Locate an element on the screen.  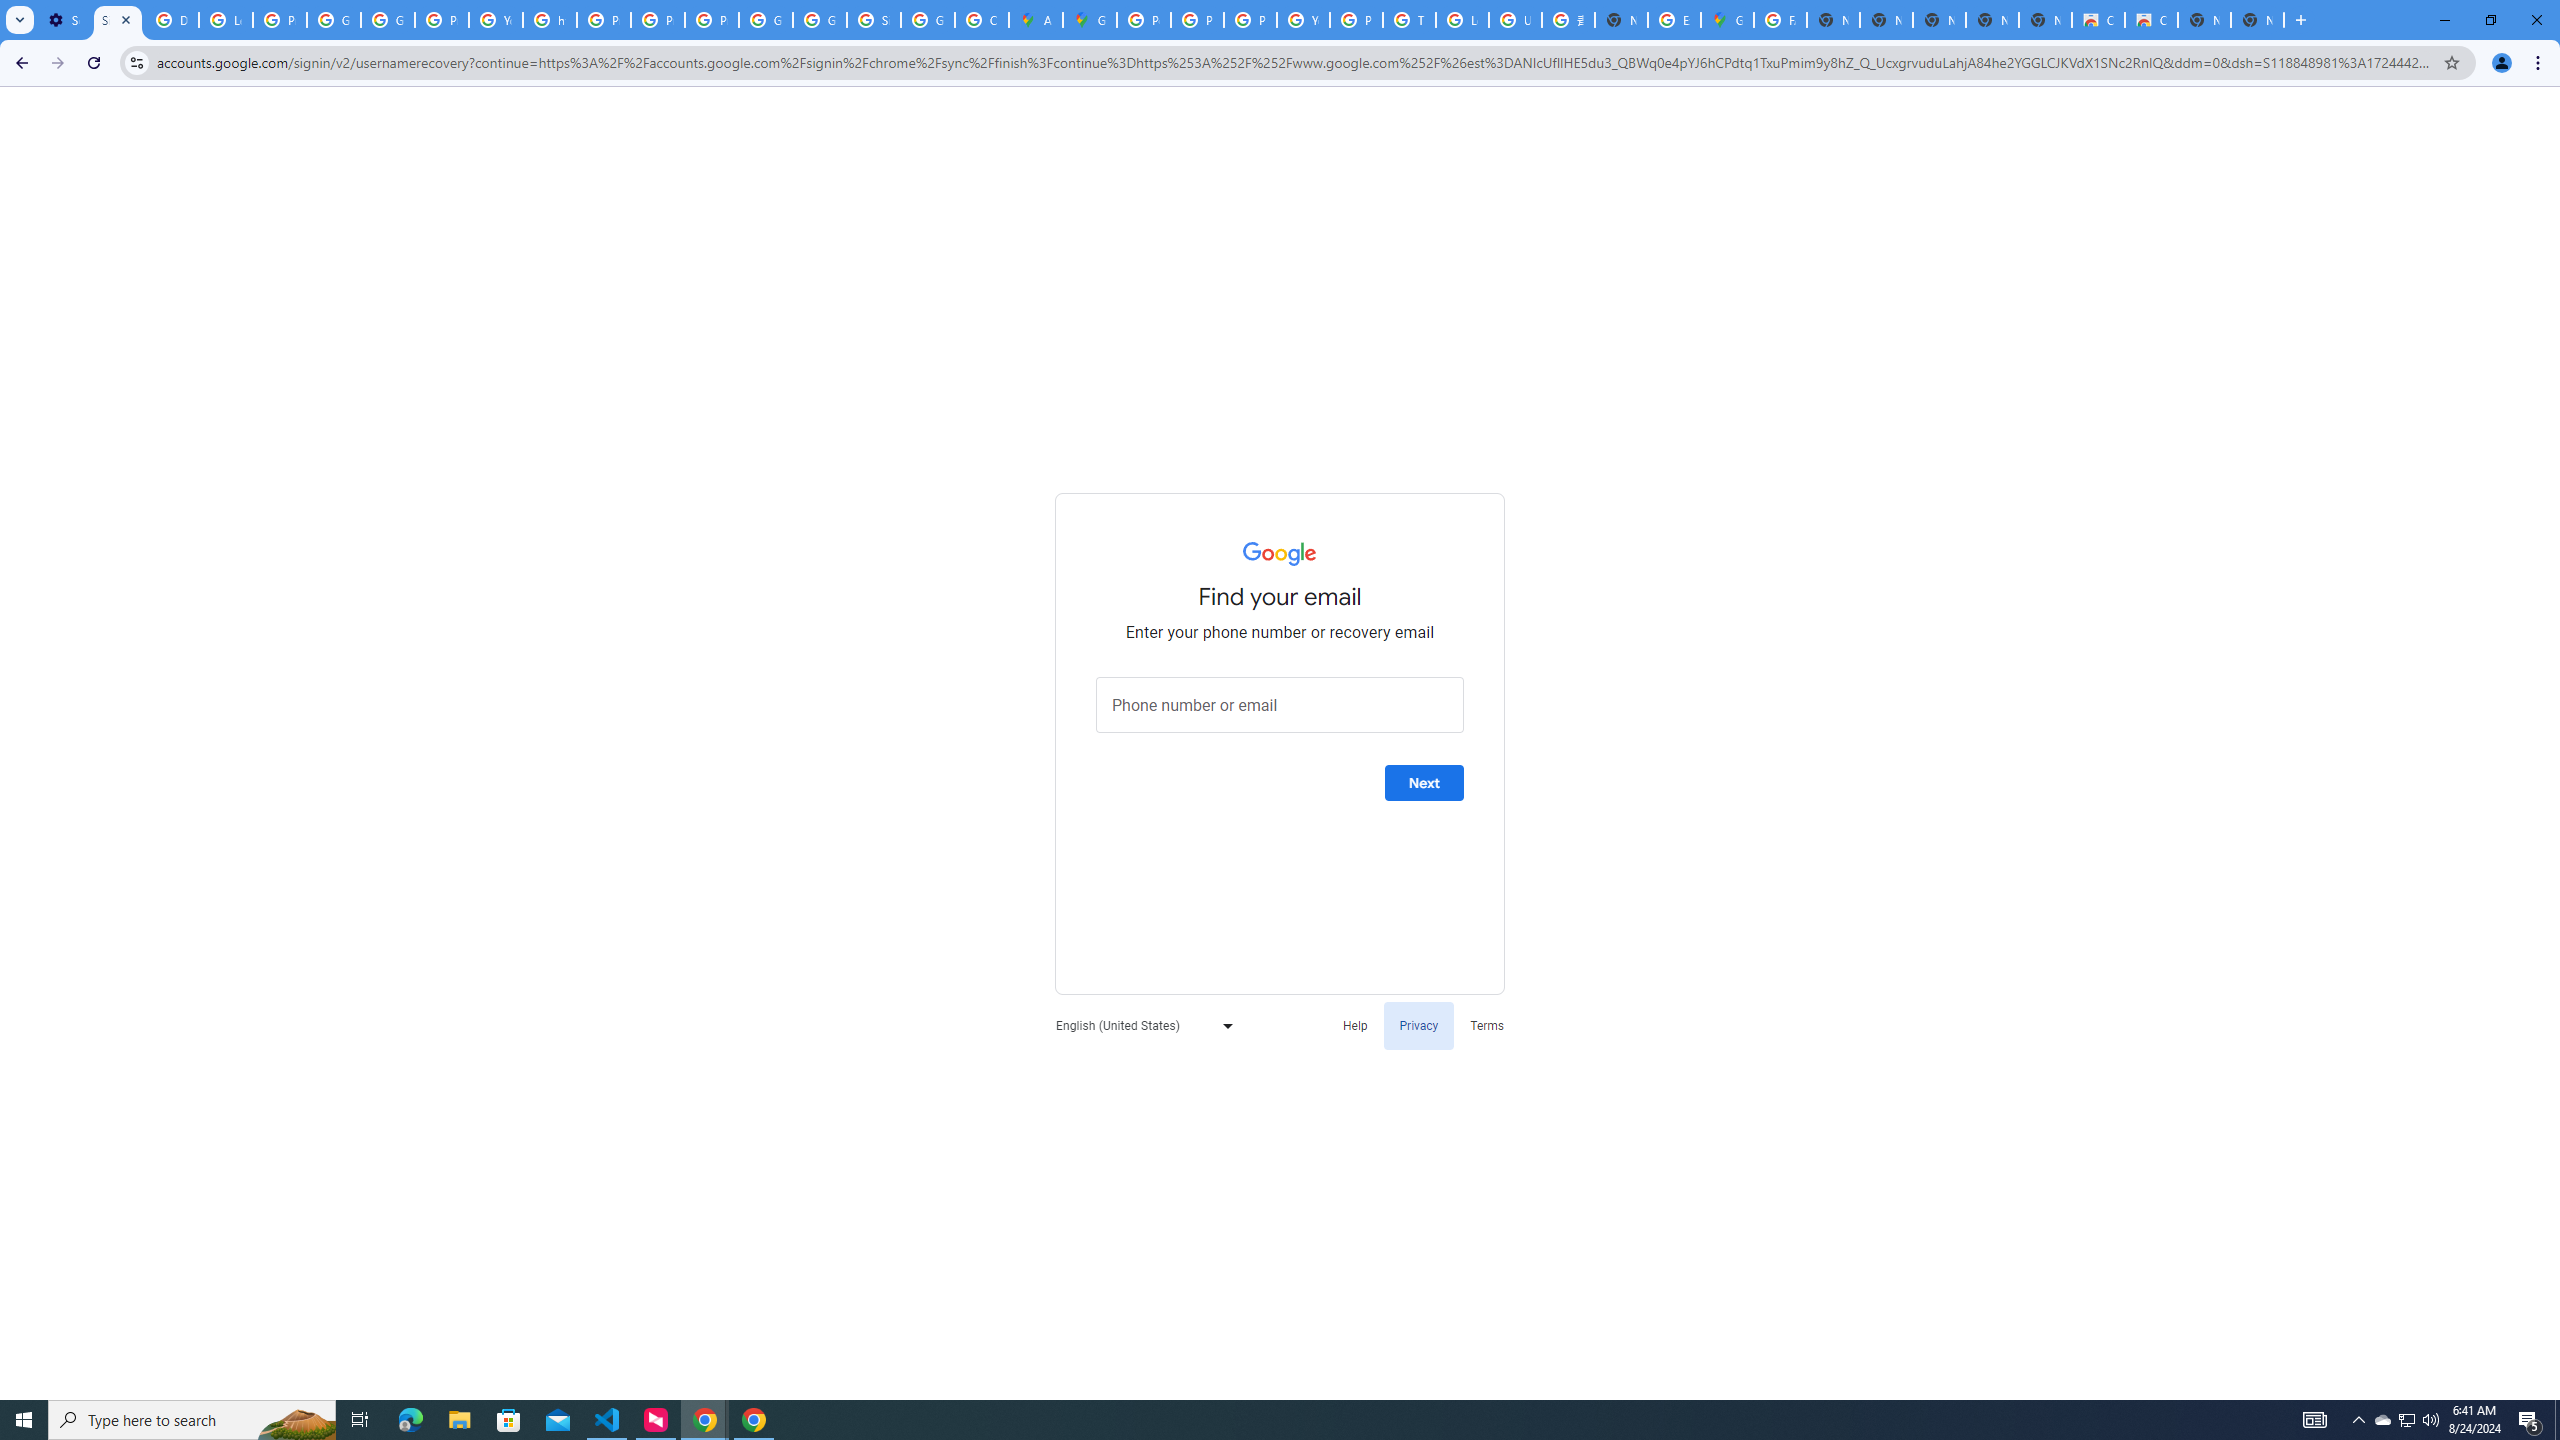
'Tips & tricks for Chrome - Google Chrome Help' is located at coordinates (1409, 19).